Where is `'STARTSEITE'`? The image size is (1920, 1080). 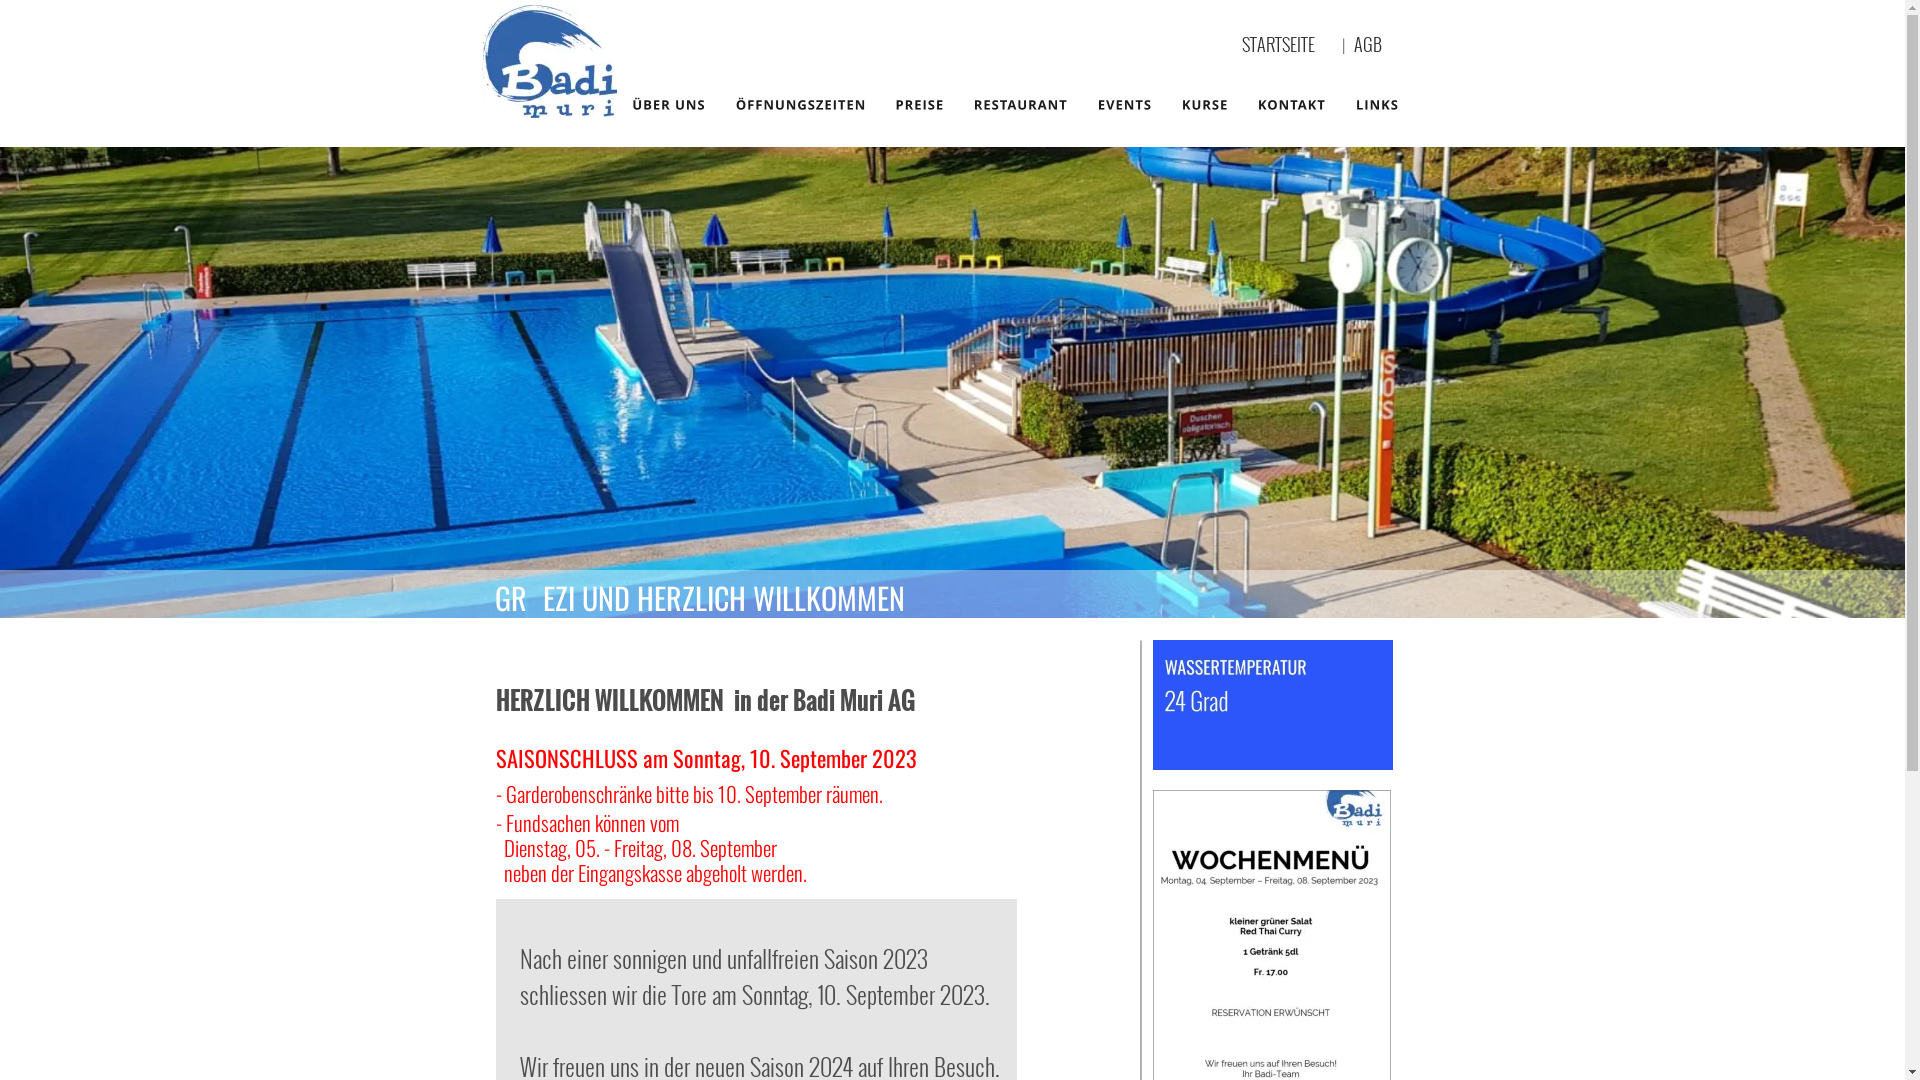 'STARTSEITE' is located at coordinates (1277, 43).